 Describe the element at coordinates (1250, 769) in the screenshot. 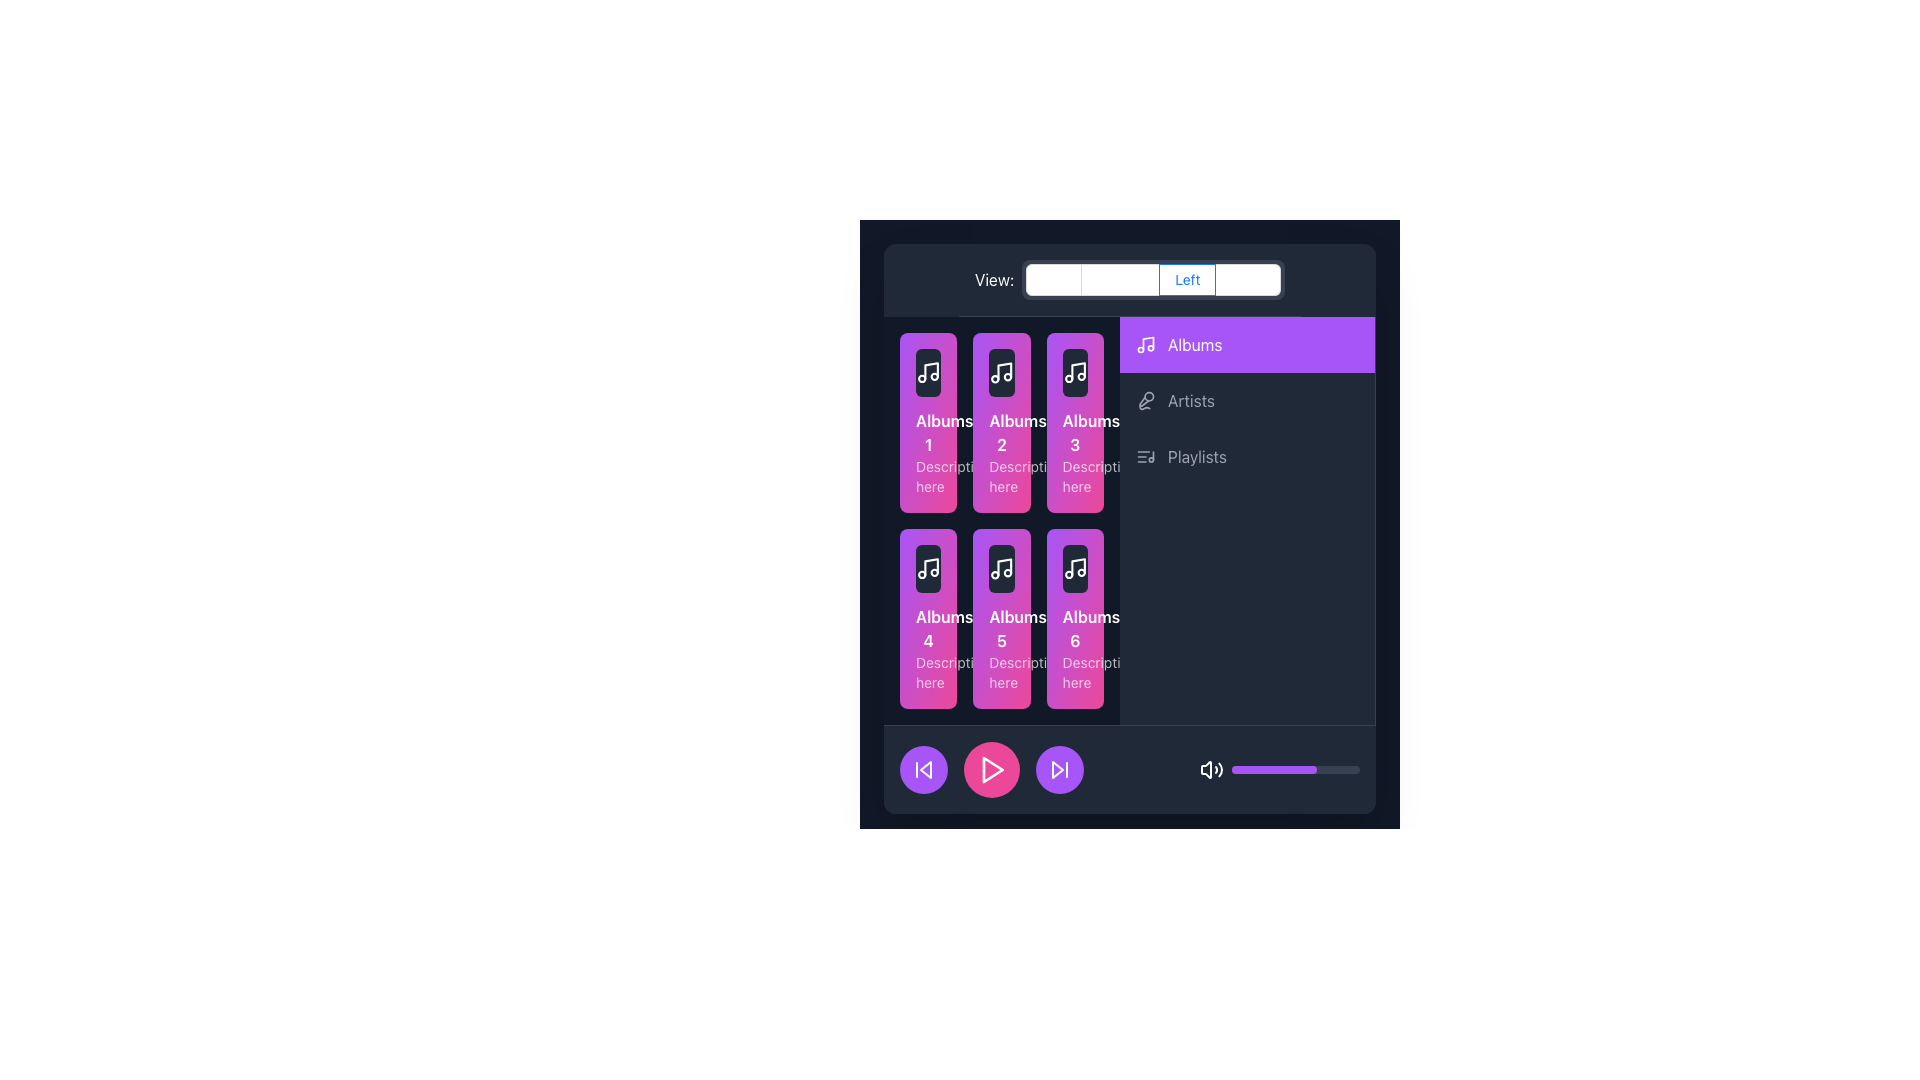

I see `the volume level` at that location.